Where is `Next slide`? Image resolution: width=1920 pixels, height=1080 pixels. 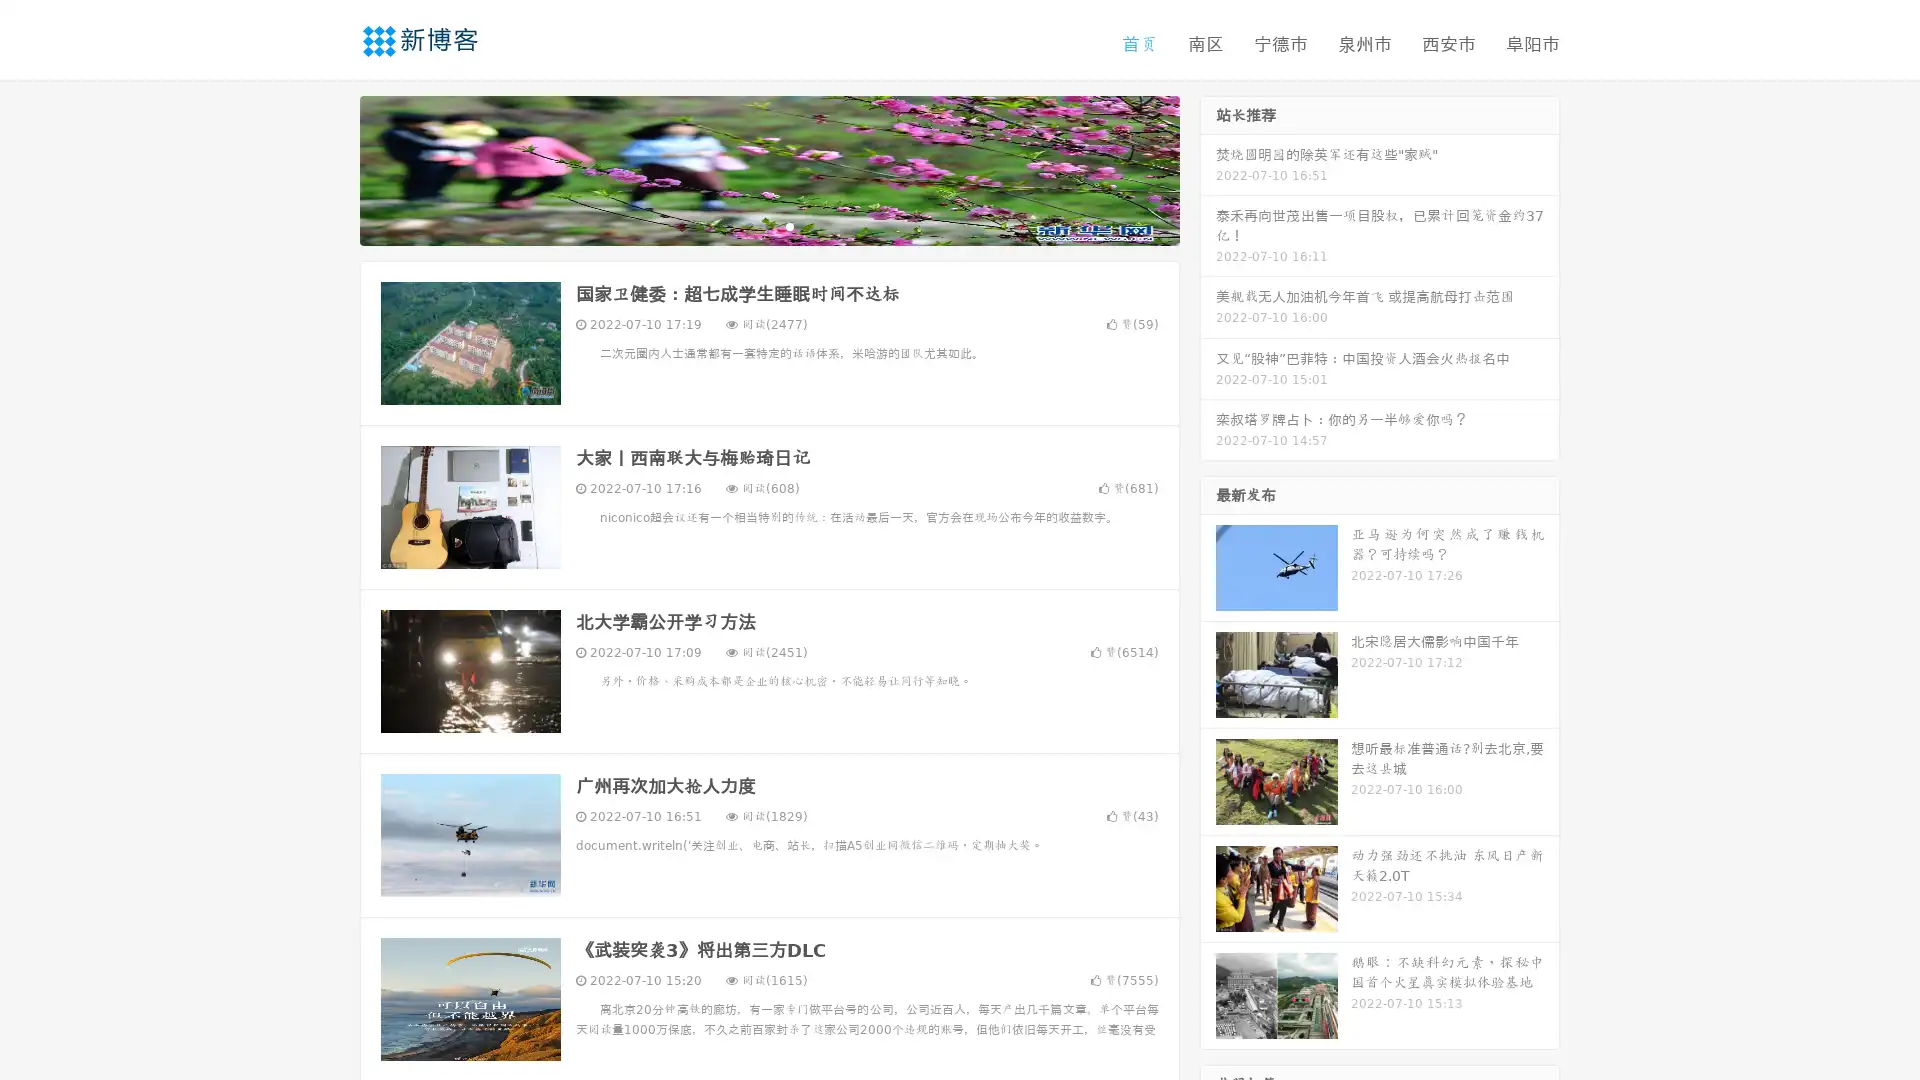
Next slide is located at coordinates (1208, 168).